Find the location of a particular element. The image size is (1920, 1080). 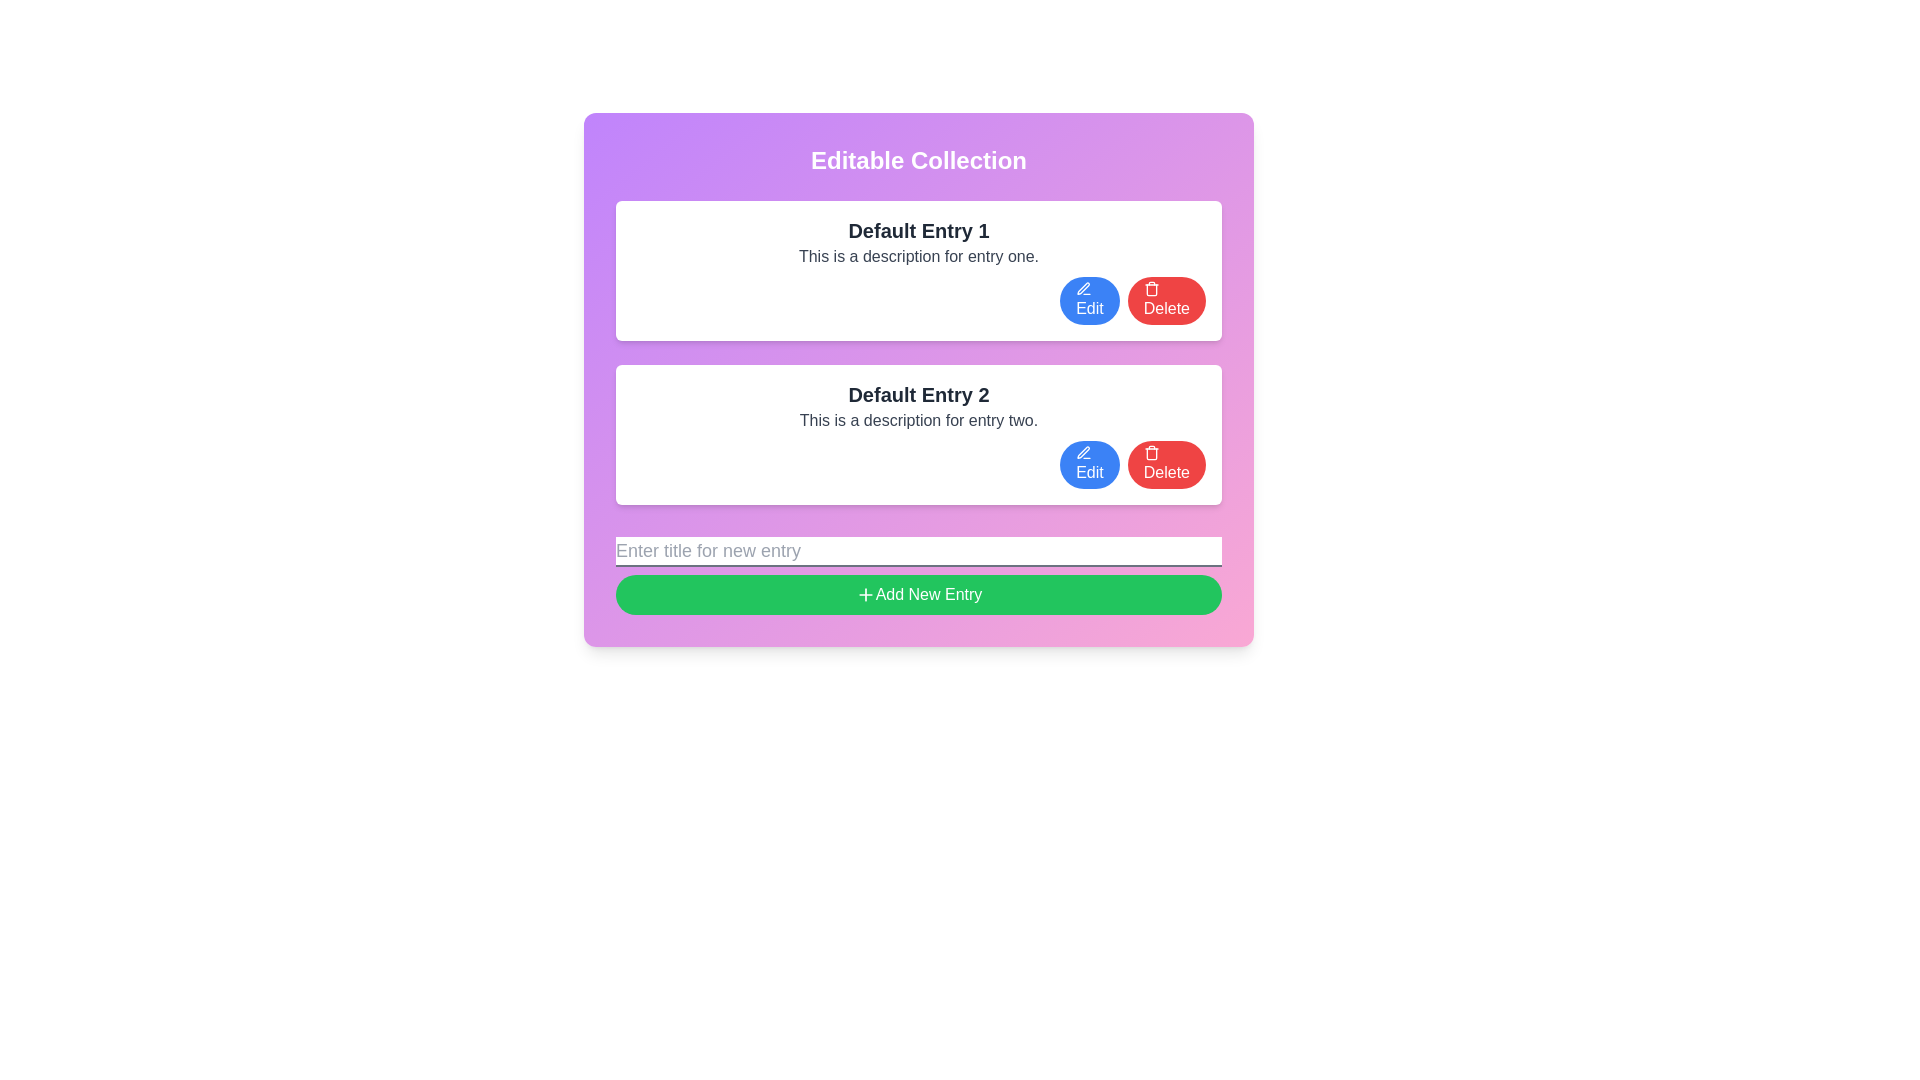

the delete icon located to the right of the 'Delete' button, which is adjacent to the 'Edit' button is located at coordinates (1151, 452).